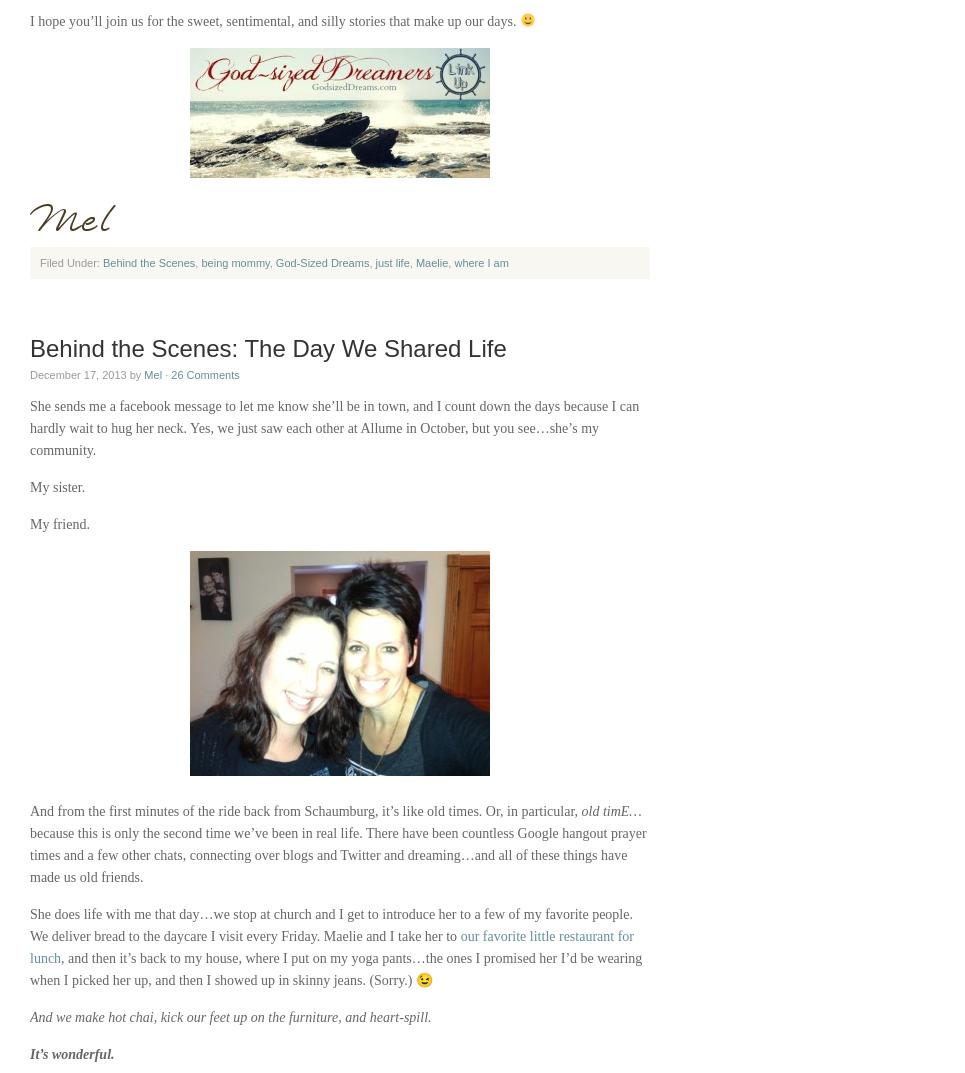 This screenshot has width=965, height=1073. I want to click on 'Maelie', so click(431, 261).